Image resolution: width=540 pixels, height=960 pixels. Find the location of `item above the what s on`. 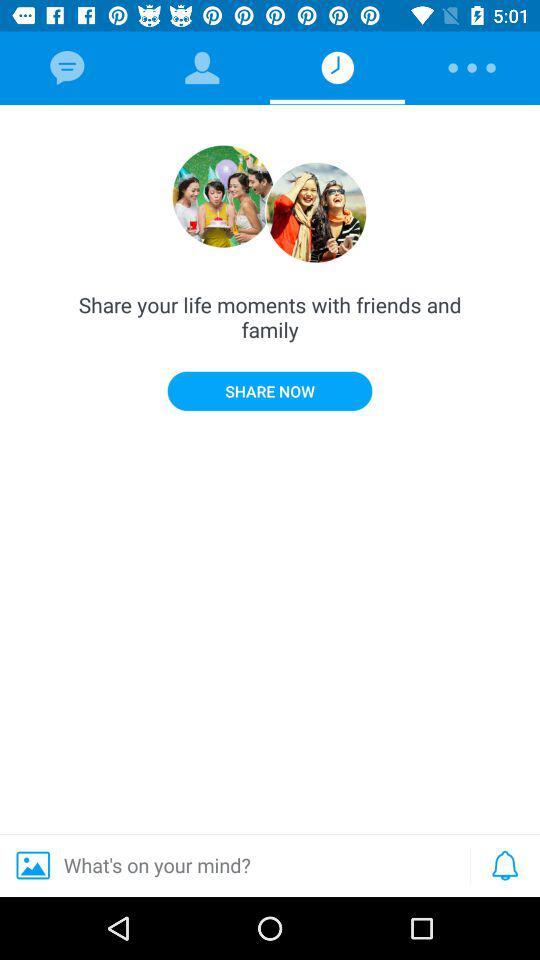

item above the what s on is located at coordinates (270, 390).